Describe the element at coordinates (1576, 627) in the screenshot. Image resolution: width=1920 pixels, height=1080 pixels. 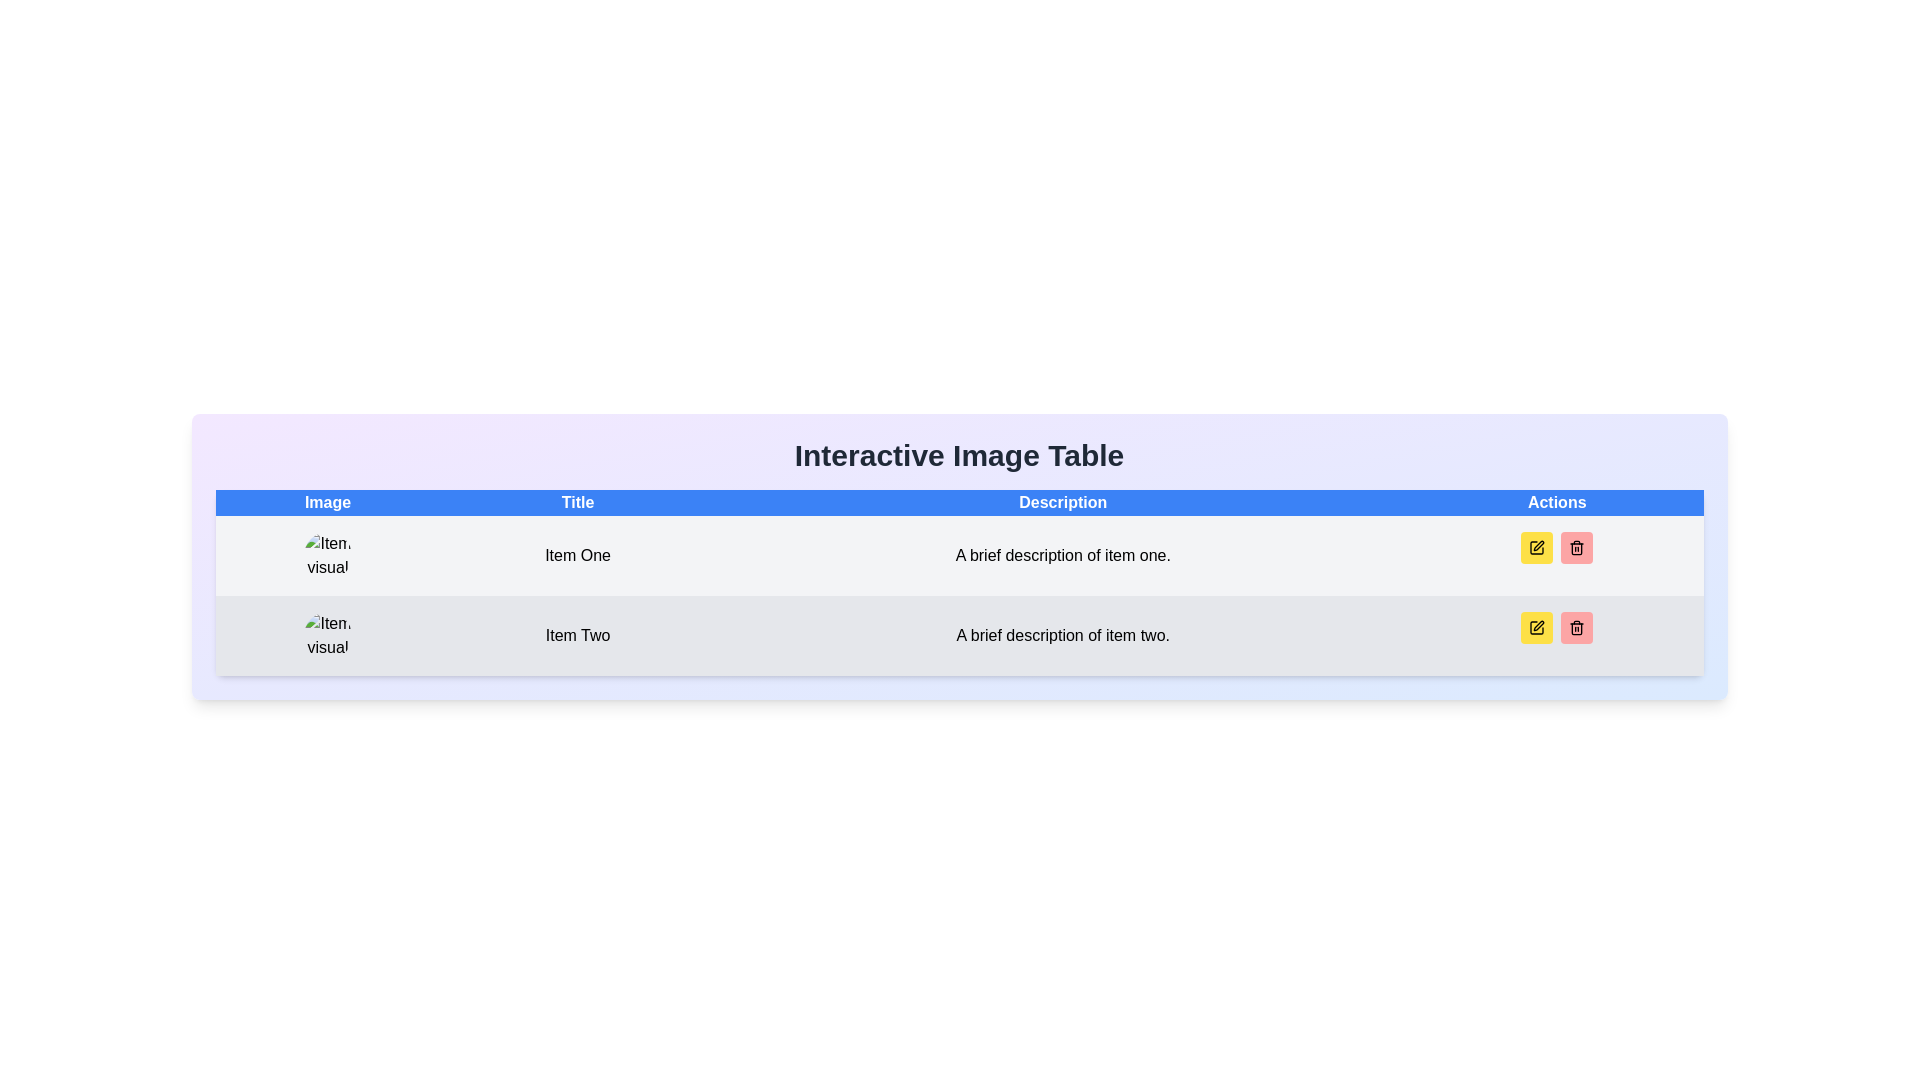
I see `the 'delete' button located in the 'Actions' column of the second row, positioned to the right of the yellow 'edit' button, to observe the hover effect` at that location.